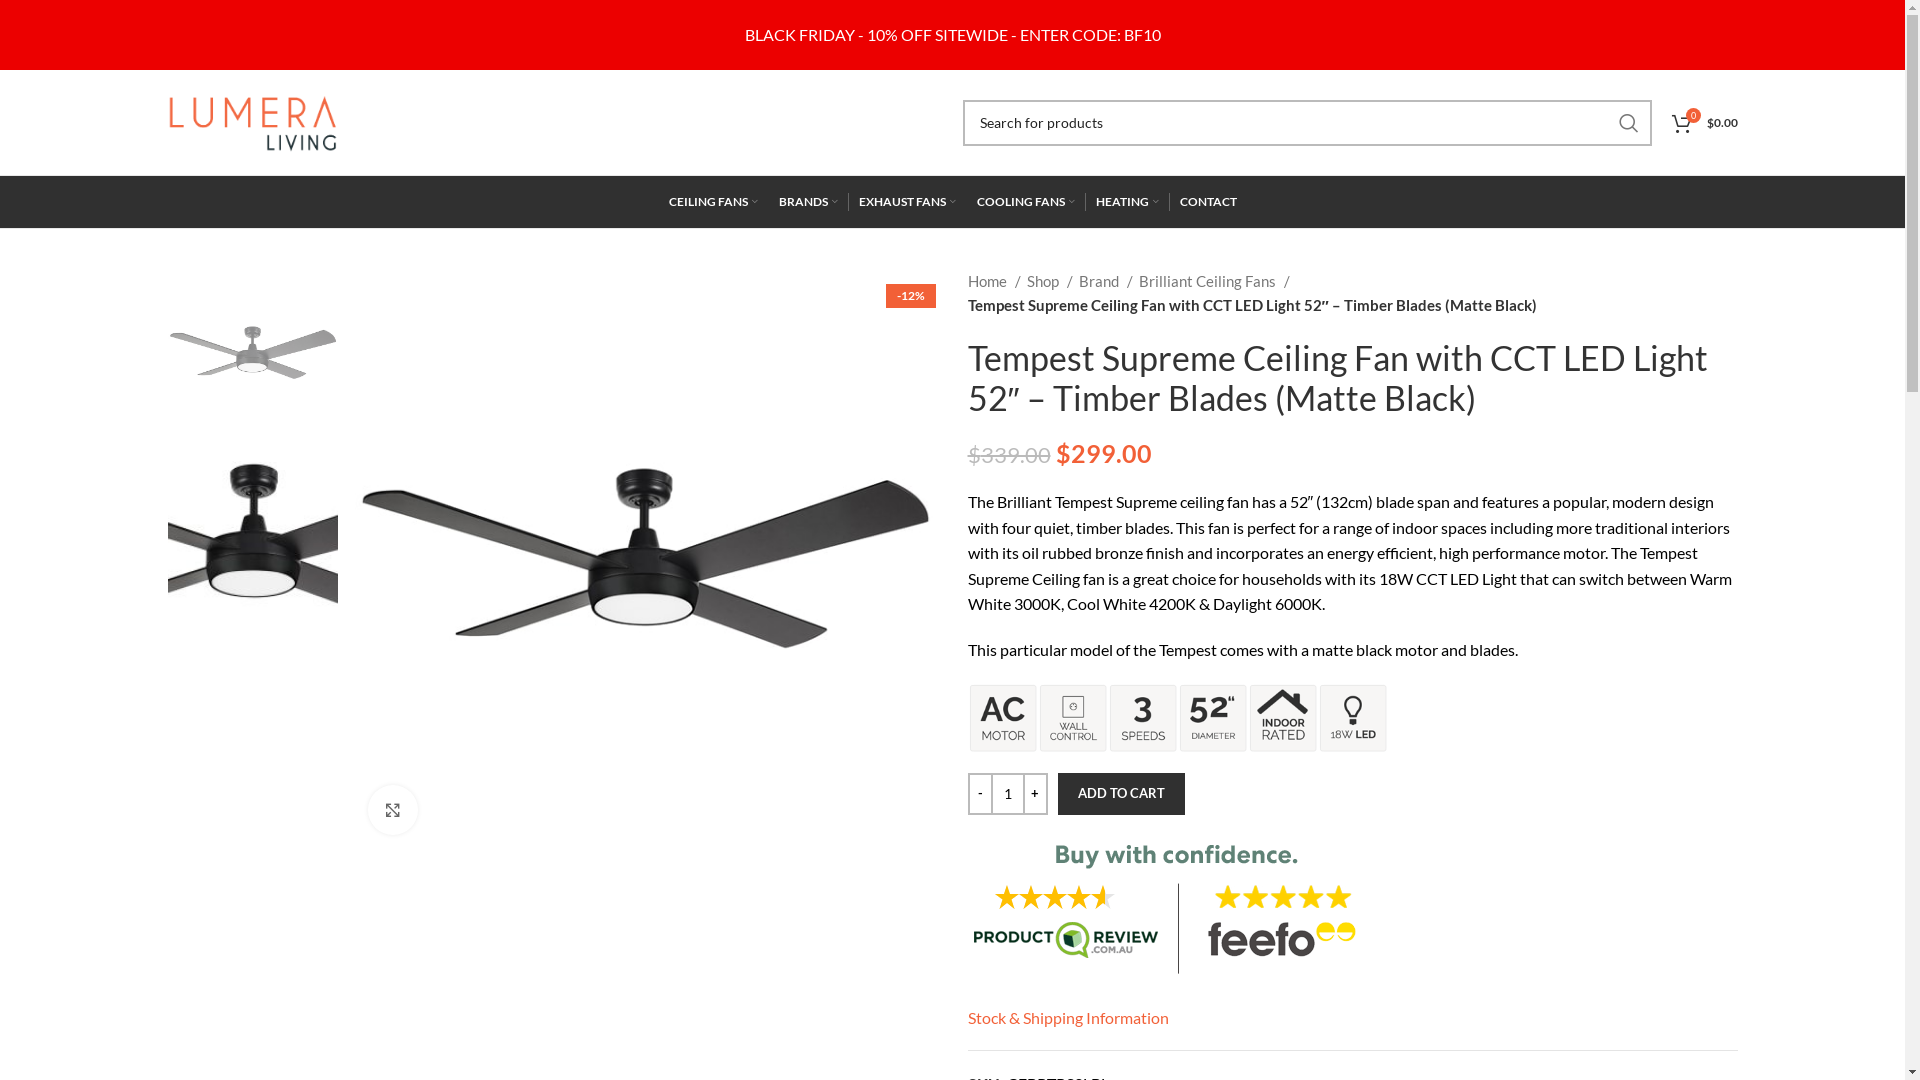 The height and width of the screenshot is (1080, 1920). I want to click on 'HEATING', so click(1127, 201).